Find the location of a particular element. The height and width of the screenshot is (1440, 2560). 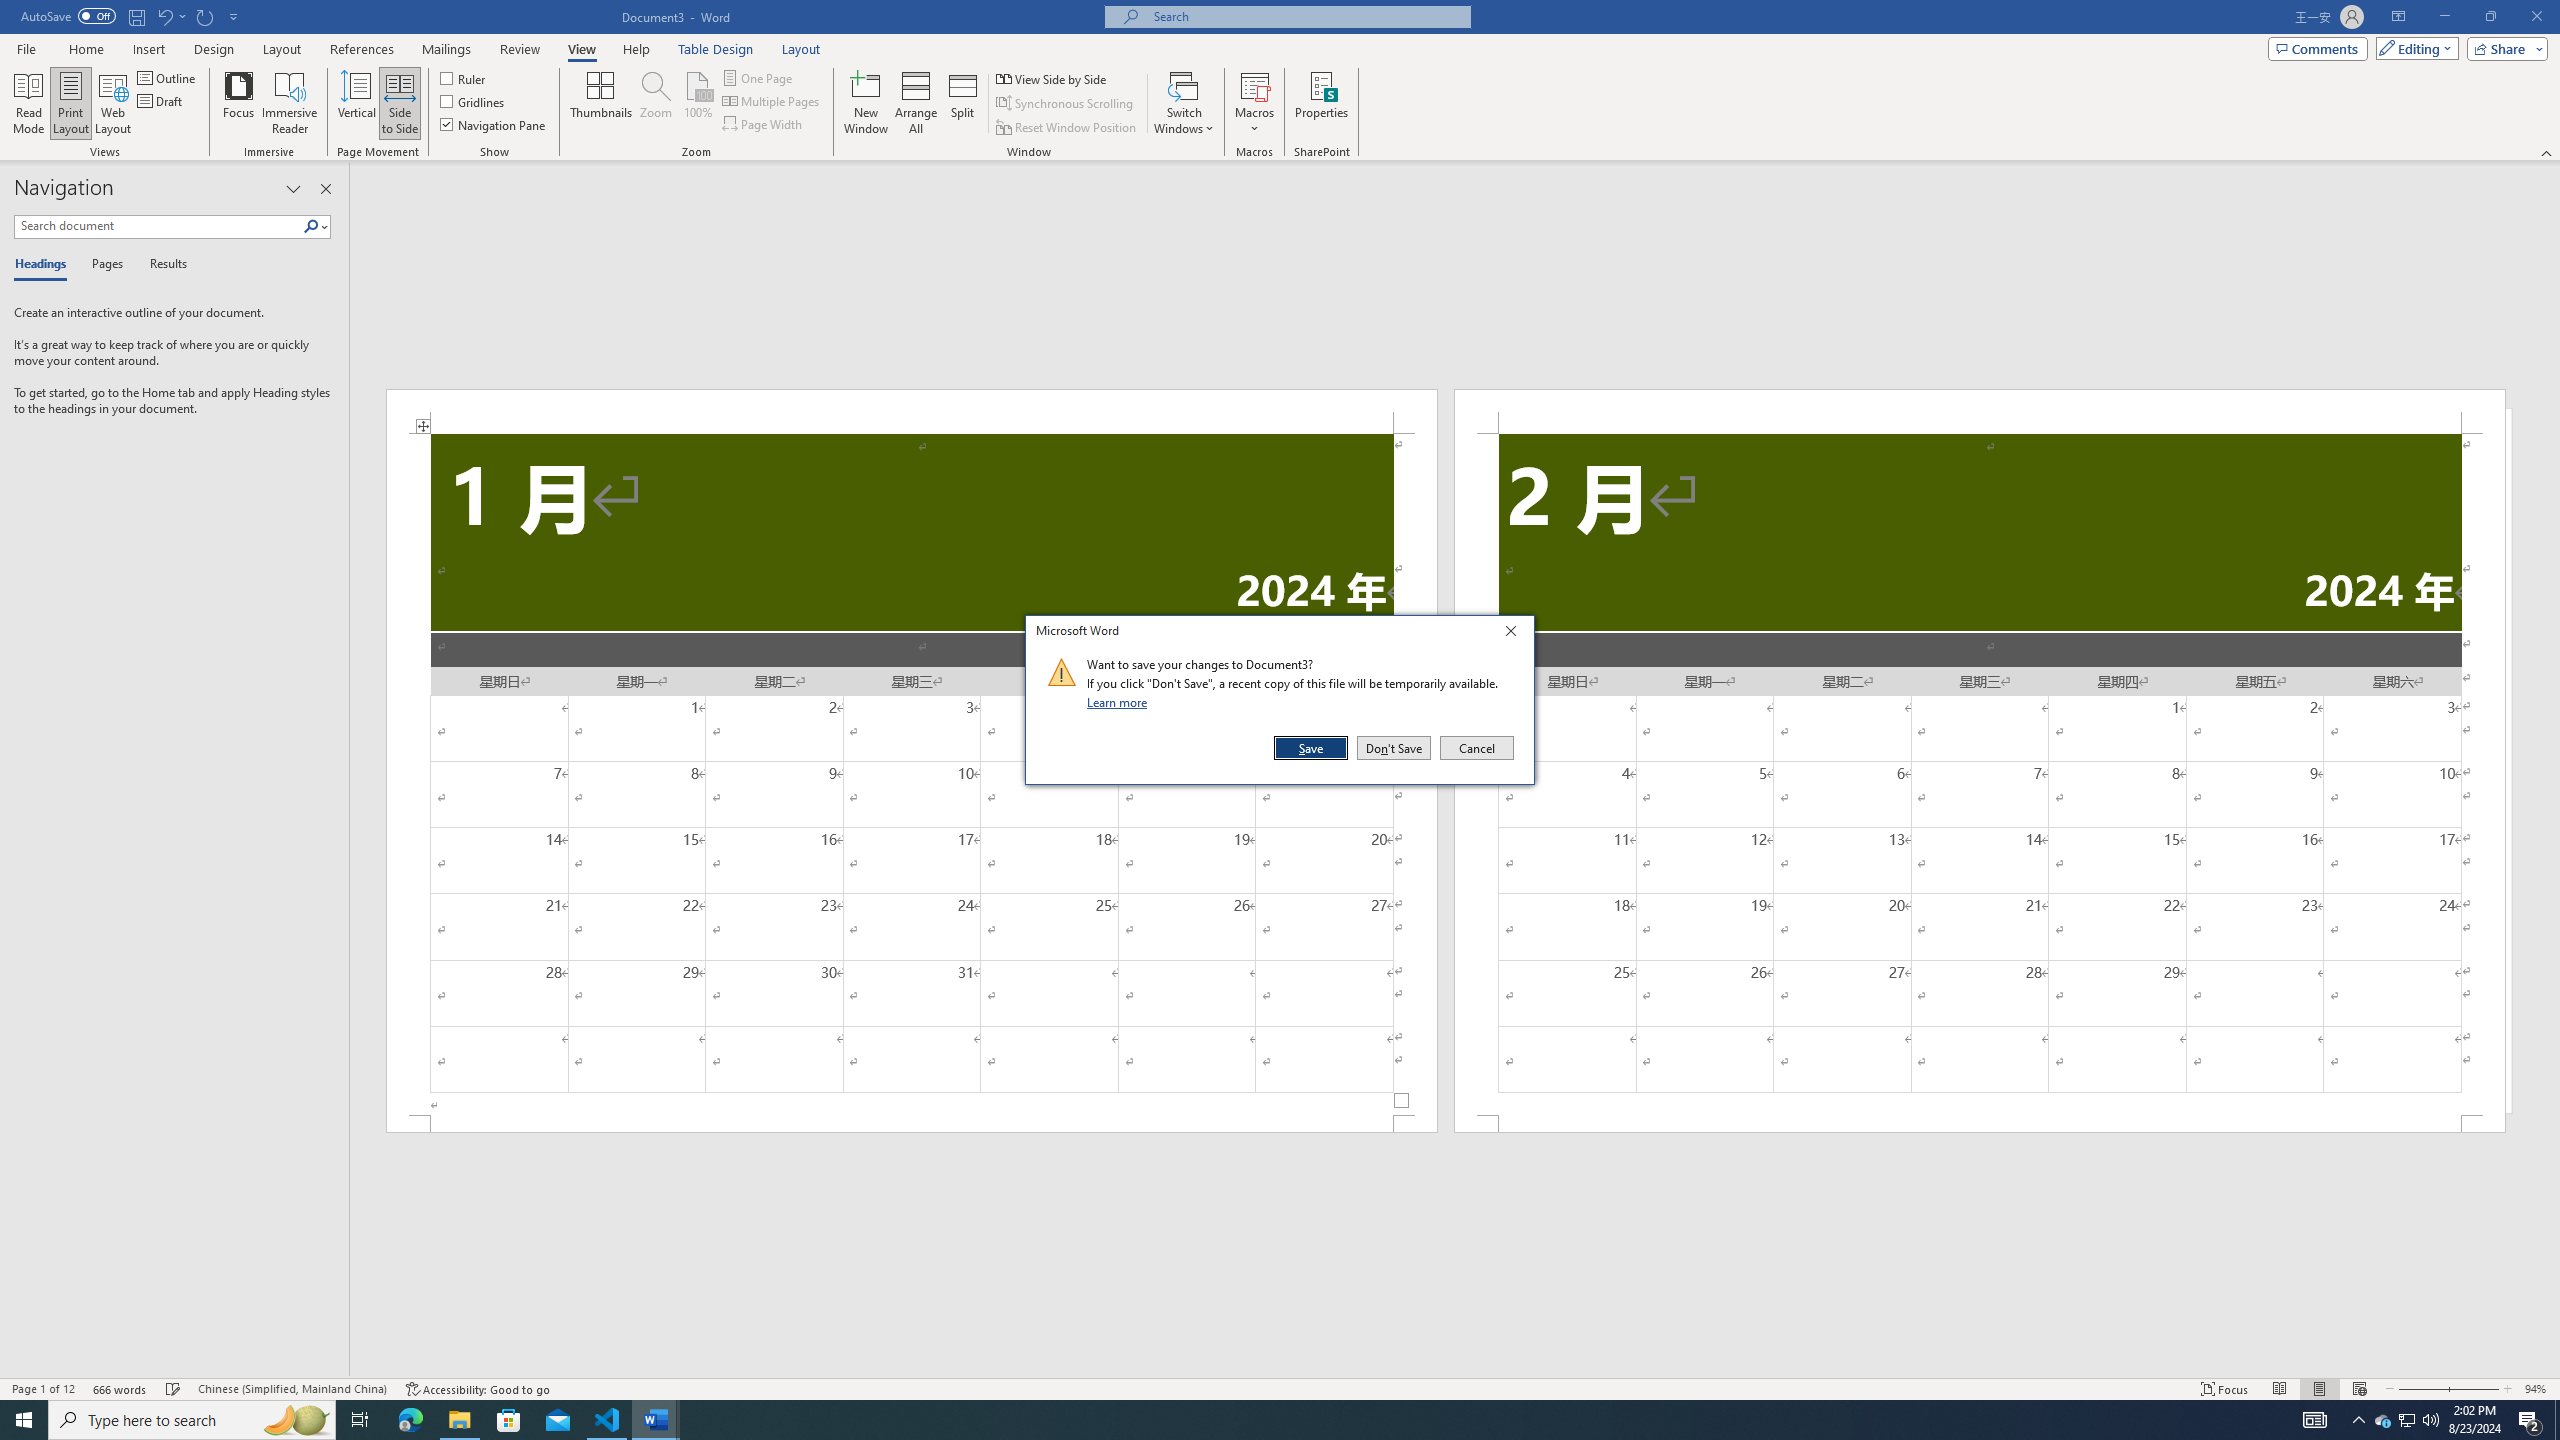

'Header -Section 2-' is located at coordinates (1980, 410).